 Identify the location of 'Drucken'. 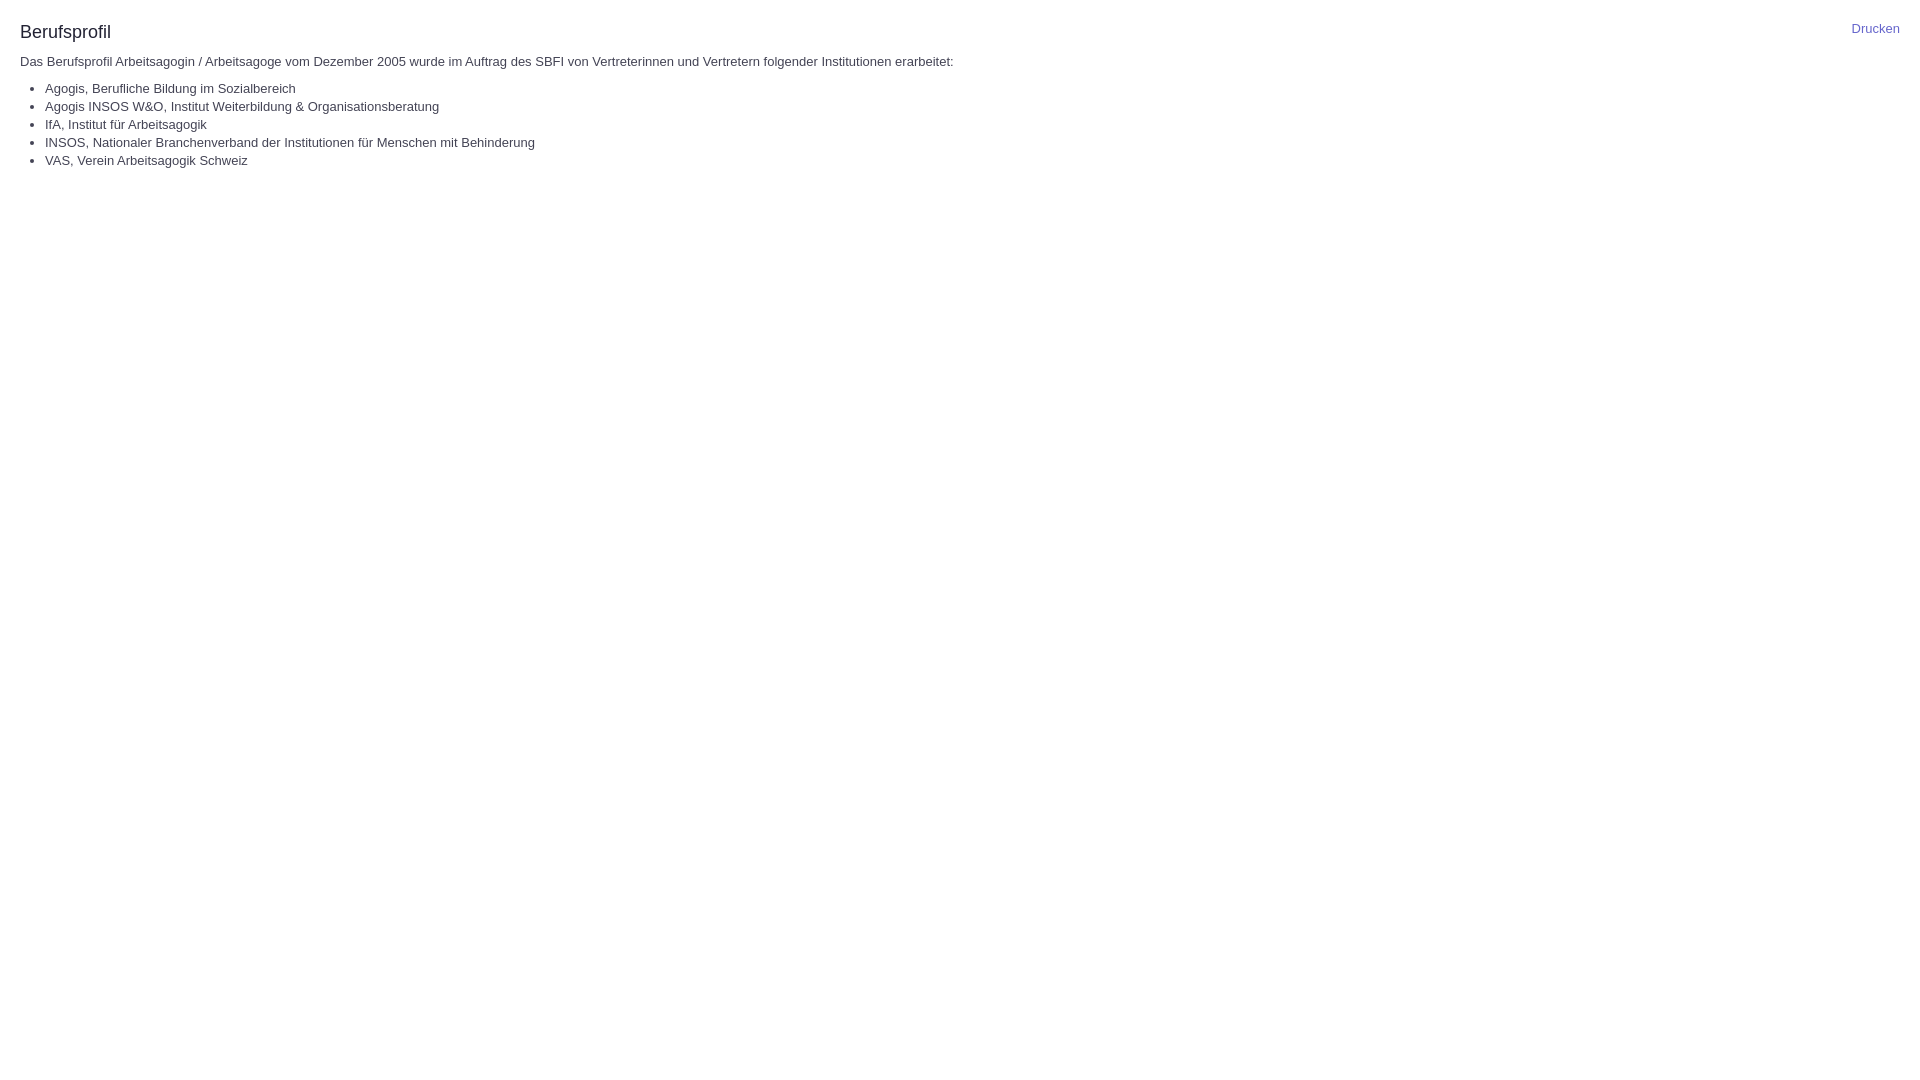
(1875, 28).